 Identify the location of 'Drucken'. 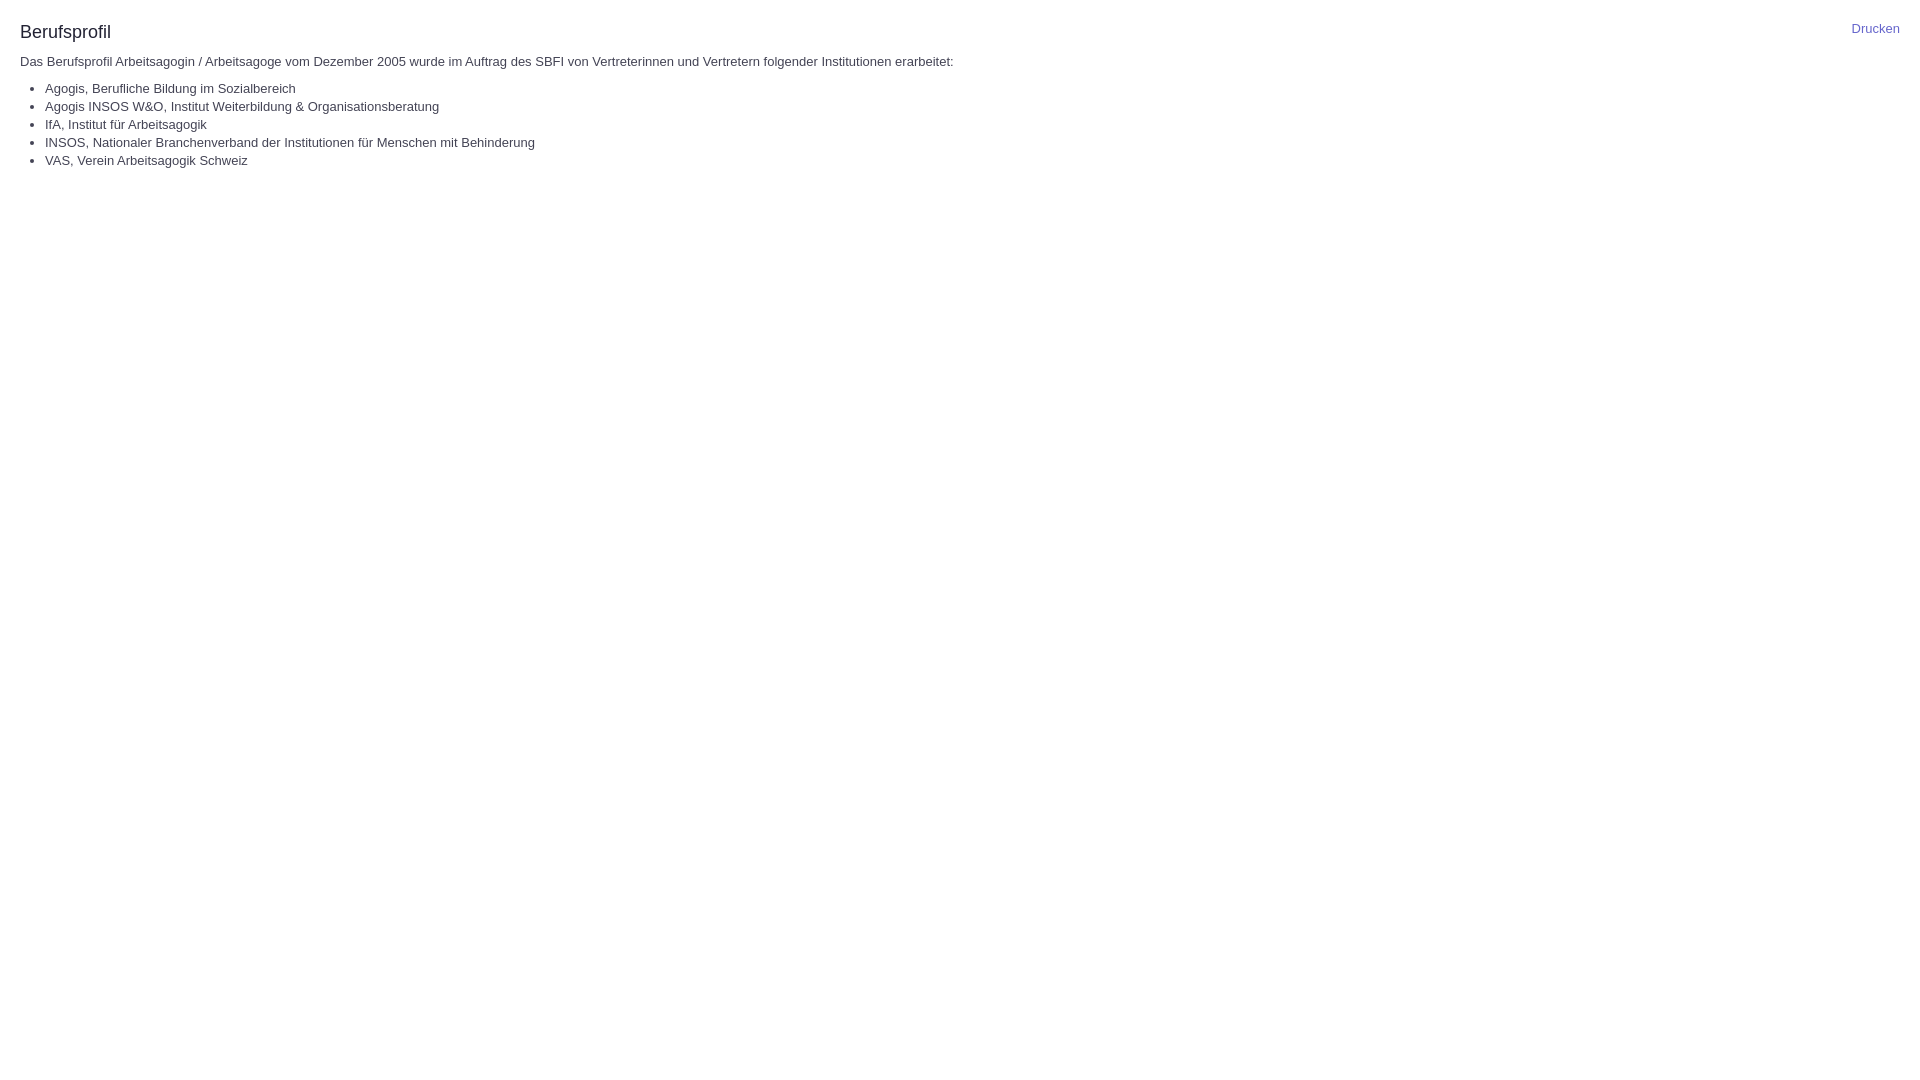
(1875, 28).